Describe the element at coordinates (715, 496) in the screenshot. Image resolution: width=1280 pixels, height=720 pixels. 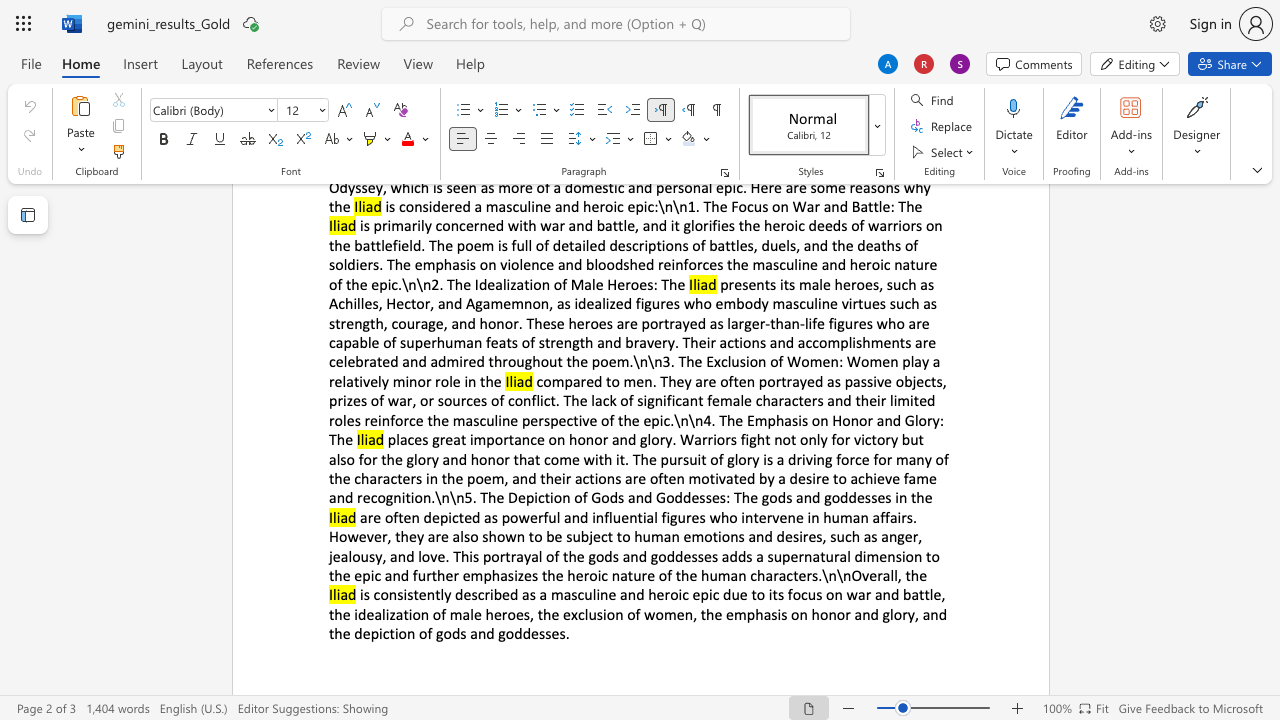
I see `the 25th character "e" in the text` at that location.